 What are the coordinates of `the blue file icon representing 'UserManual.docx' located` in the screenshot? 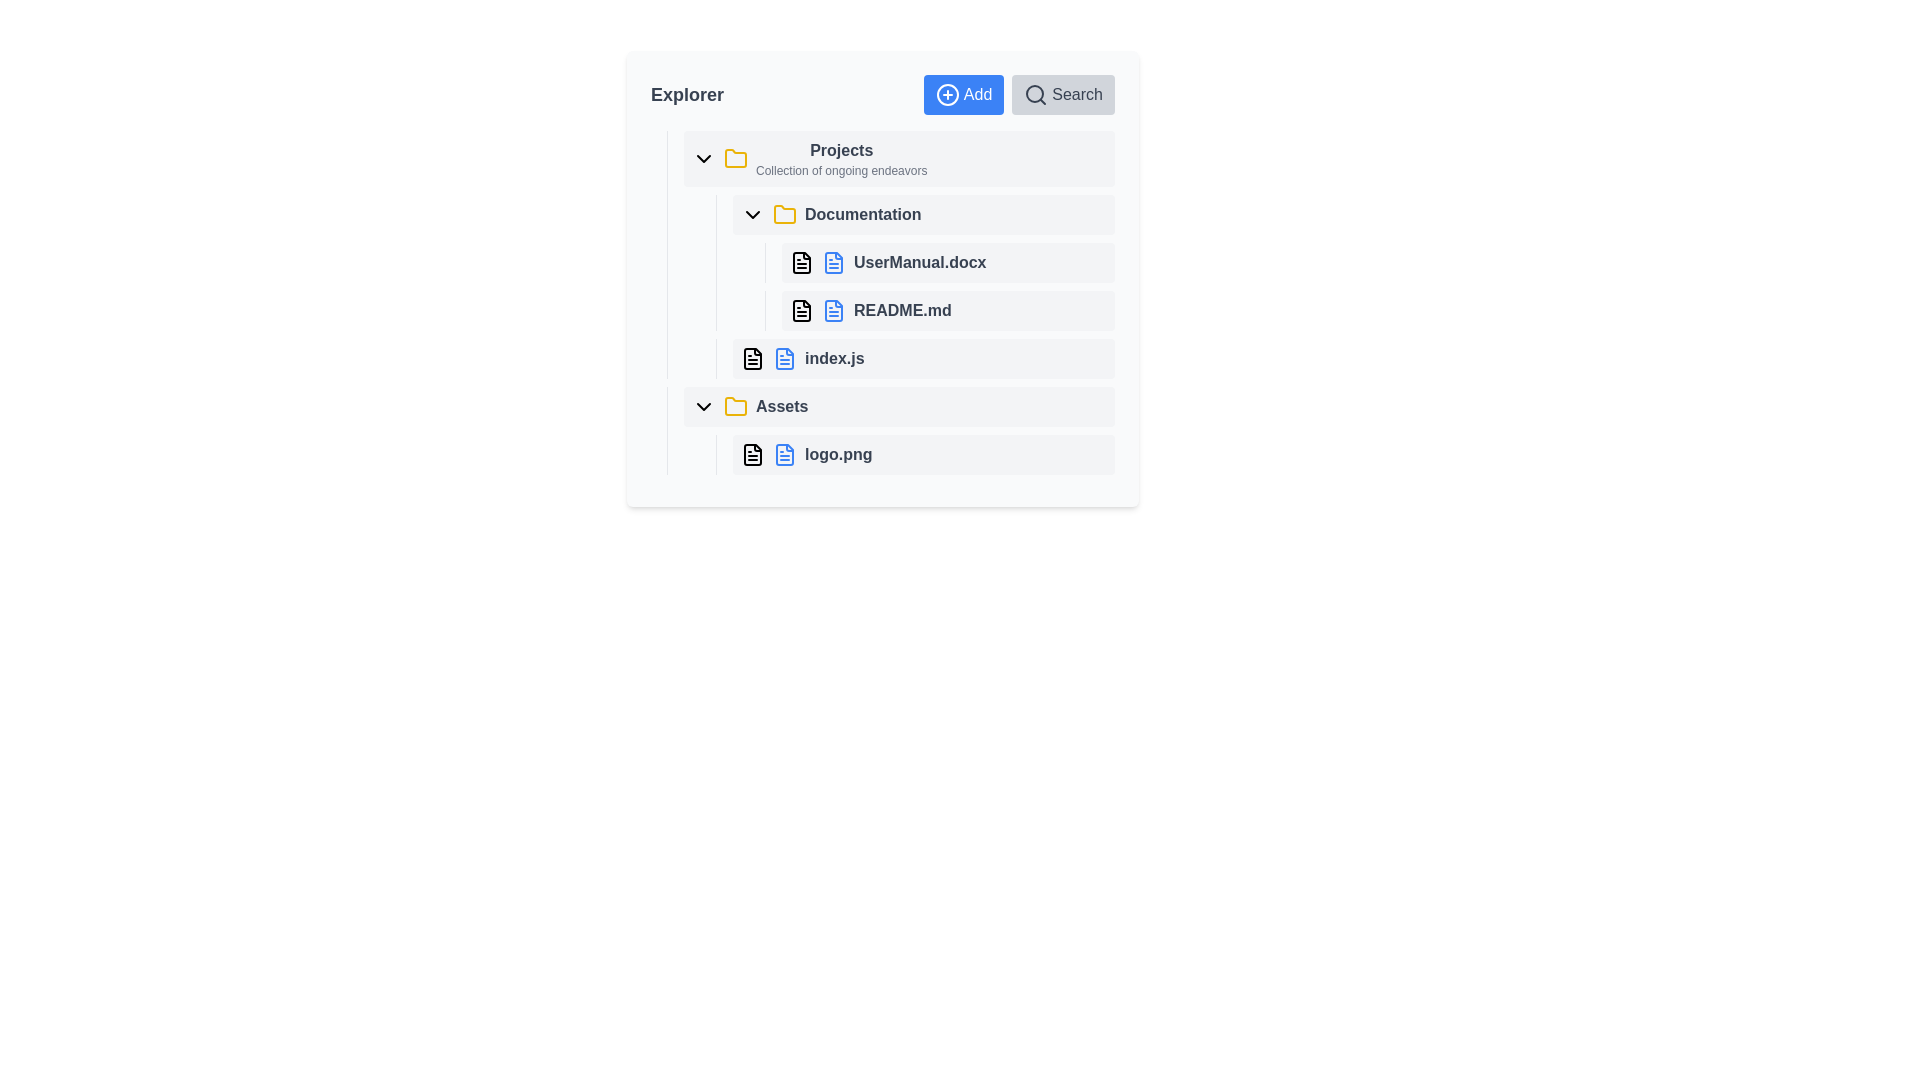 It's located at (834, 261).